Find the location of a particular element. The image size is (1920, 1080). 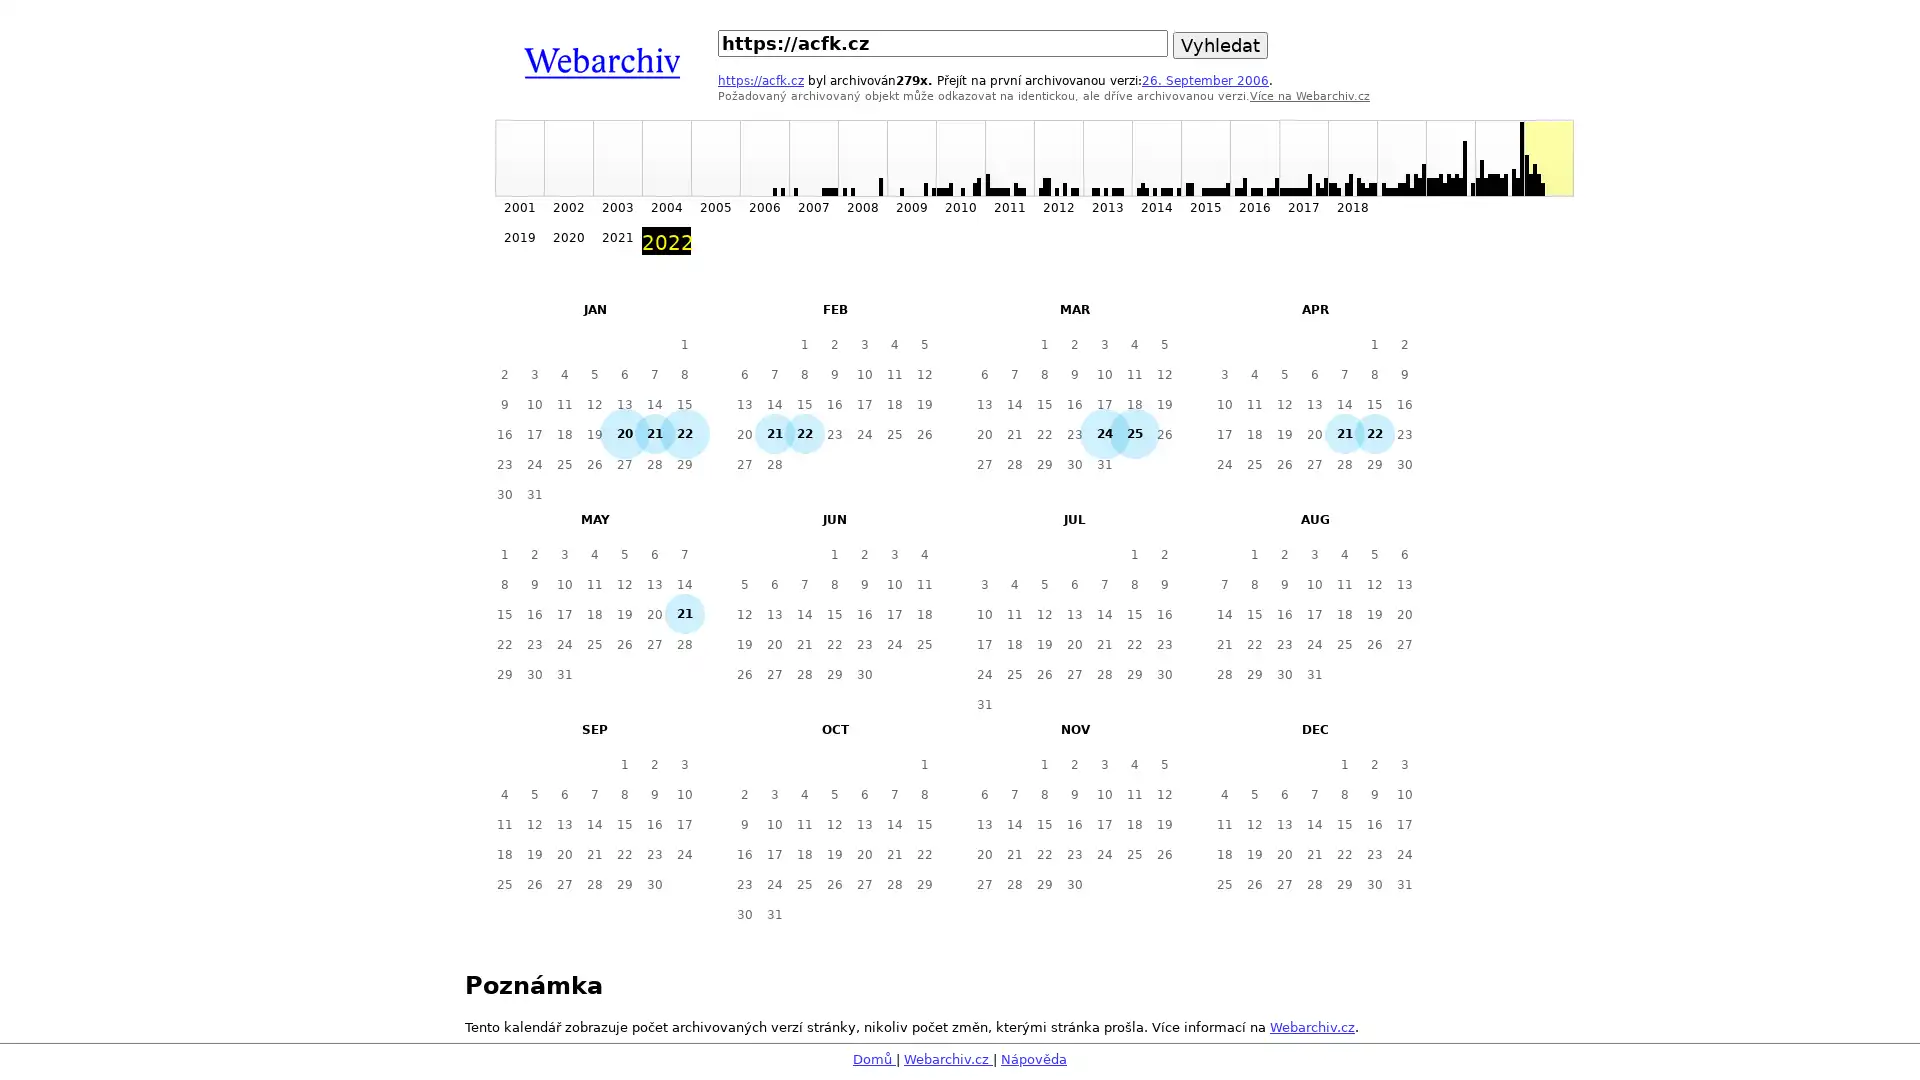

Vyhledat is located at coordinates (1219, 45).